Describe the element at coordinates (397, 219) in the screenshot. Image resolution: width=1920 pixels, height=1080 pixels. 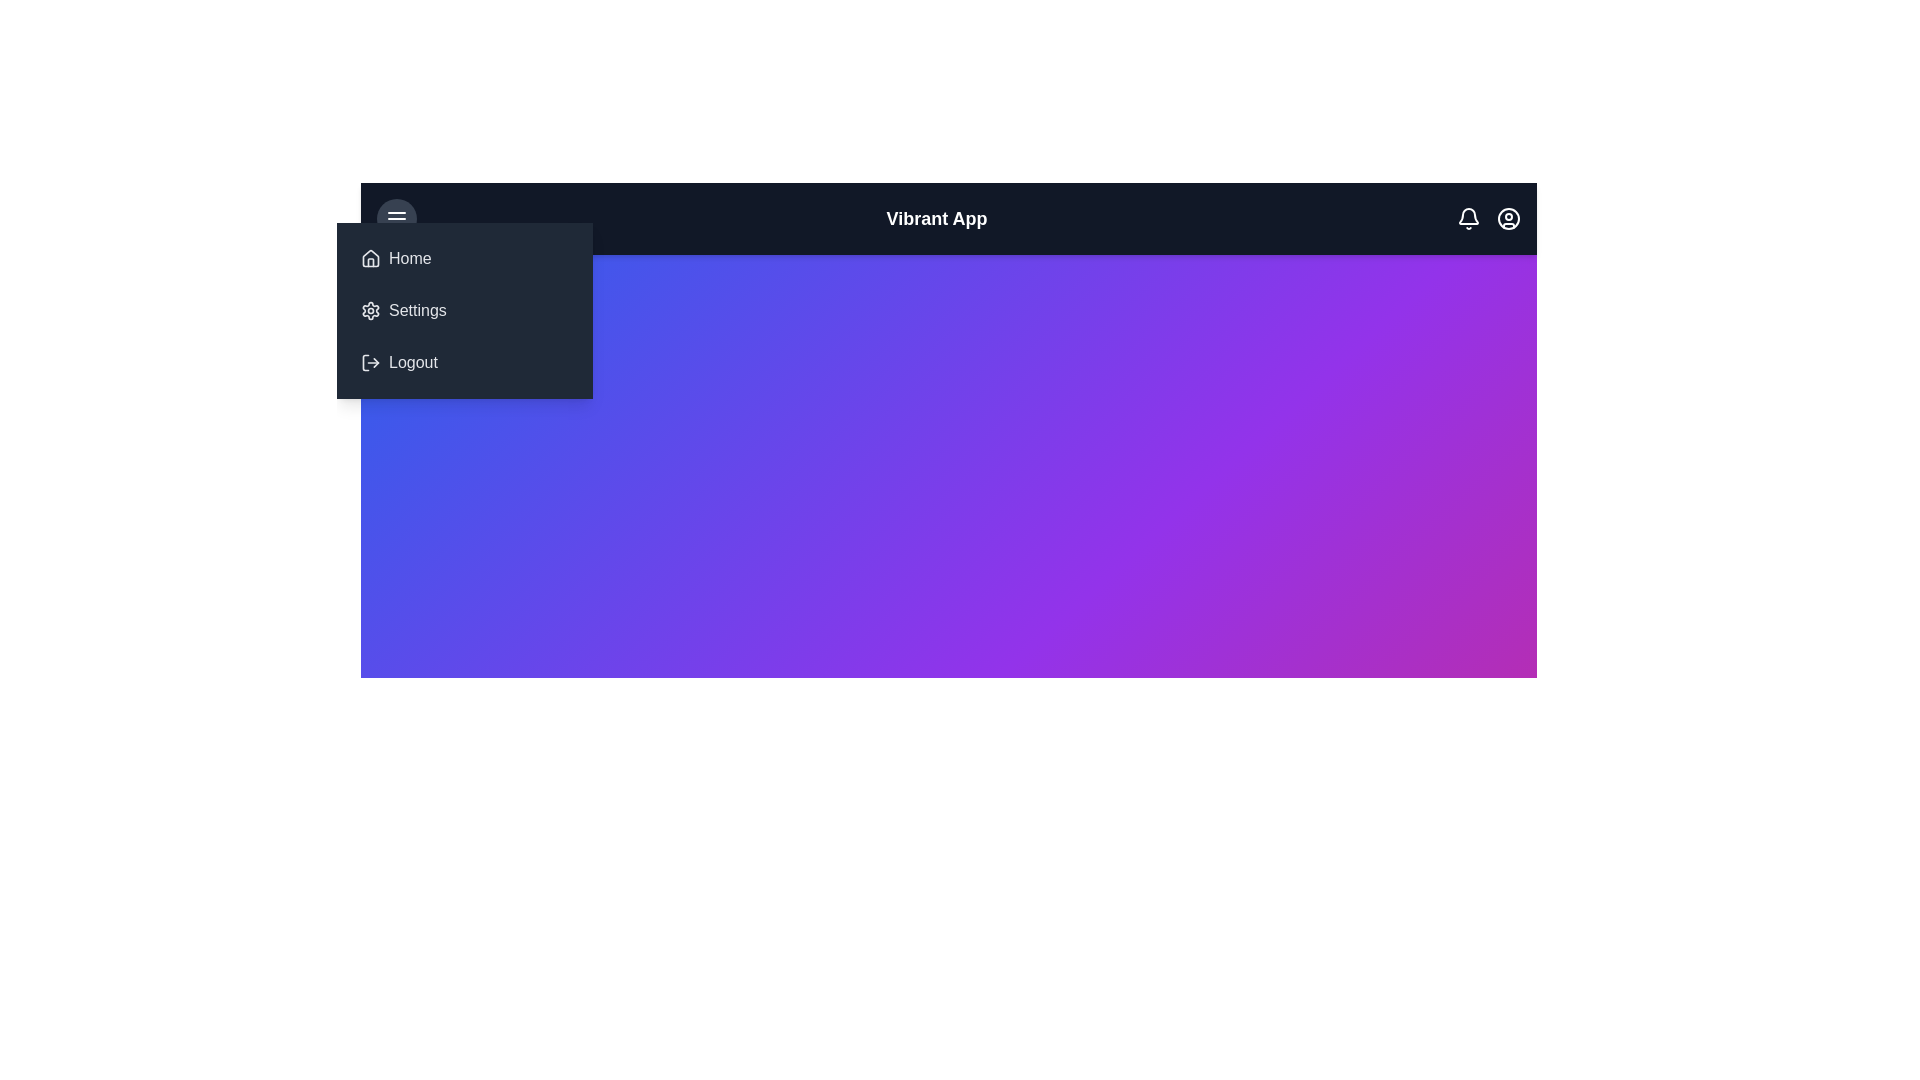
I see `the menu toggle button to toggle the visibility of the navigation menu` at that location.